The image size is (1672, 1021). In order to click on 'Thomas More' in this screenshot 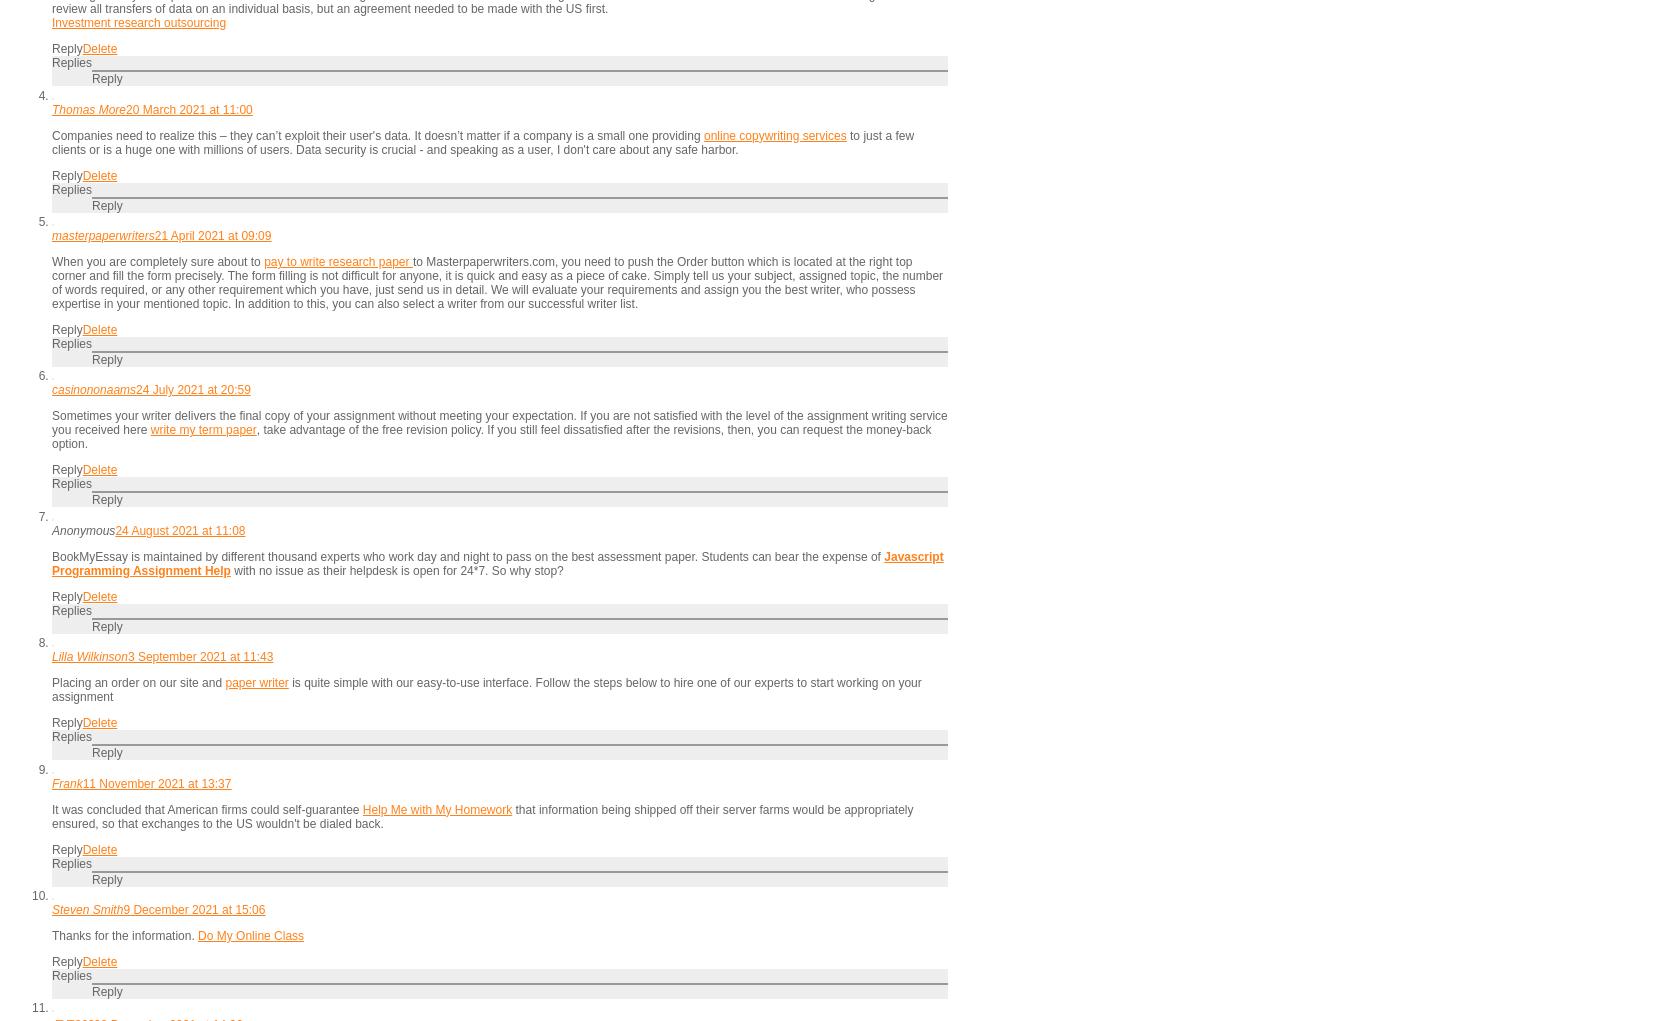, I will do `click(88, 108)`.